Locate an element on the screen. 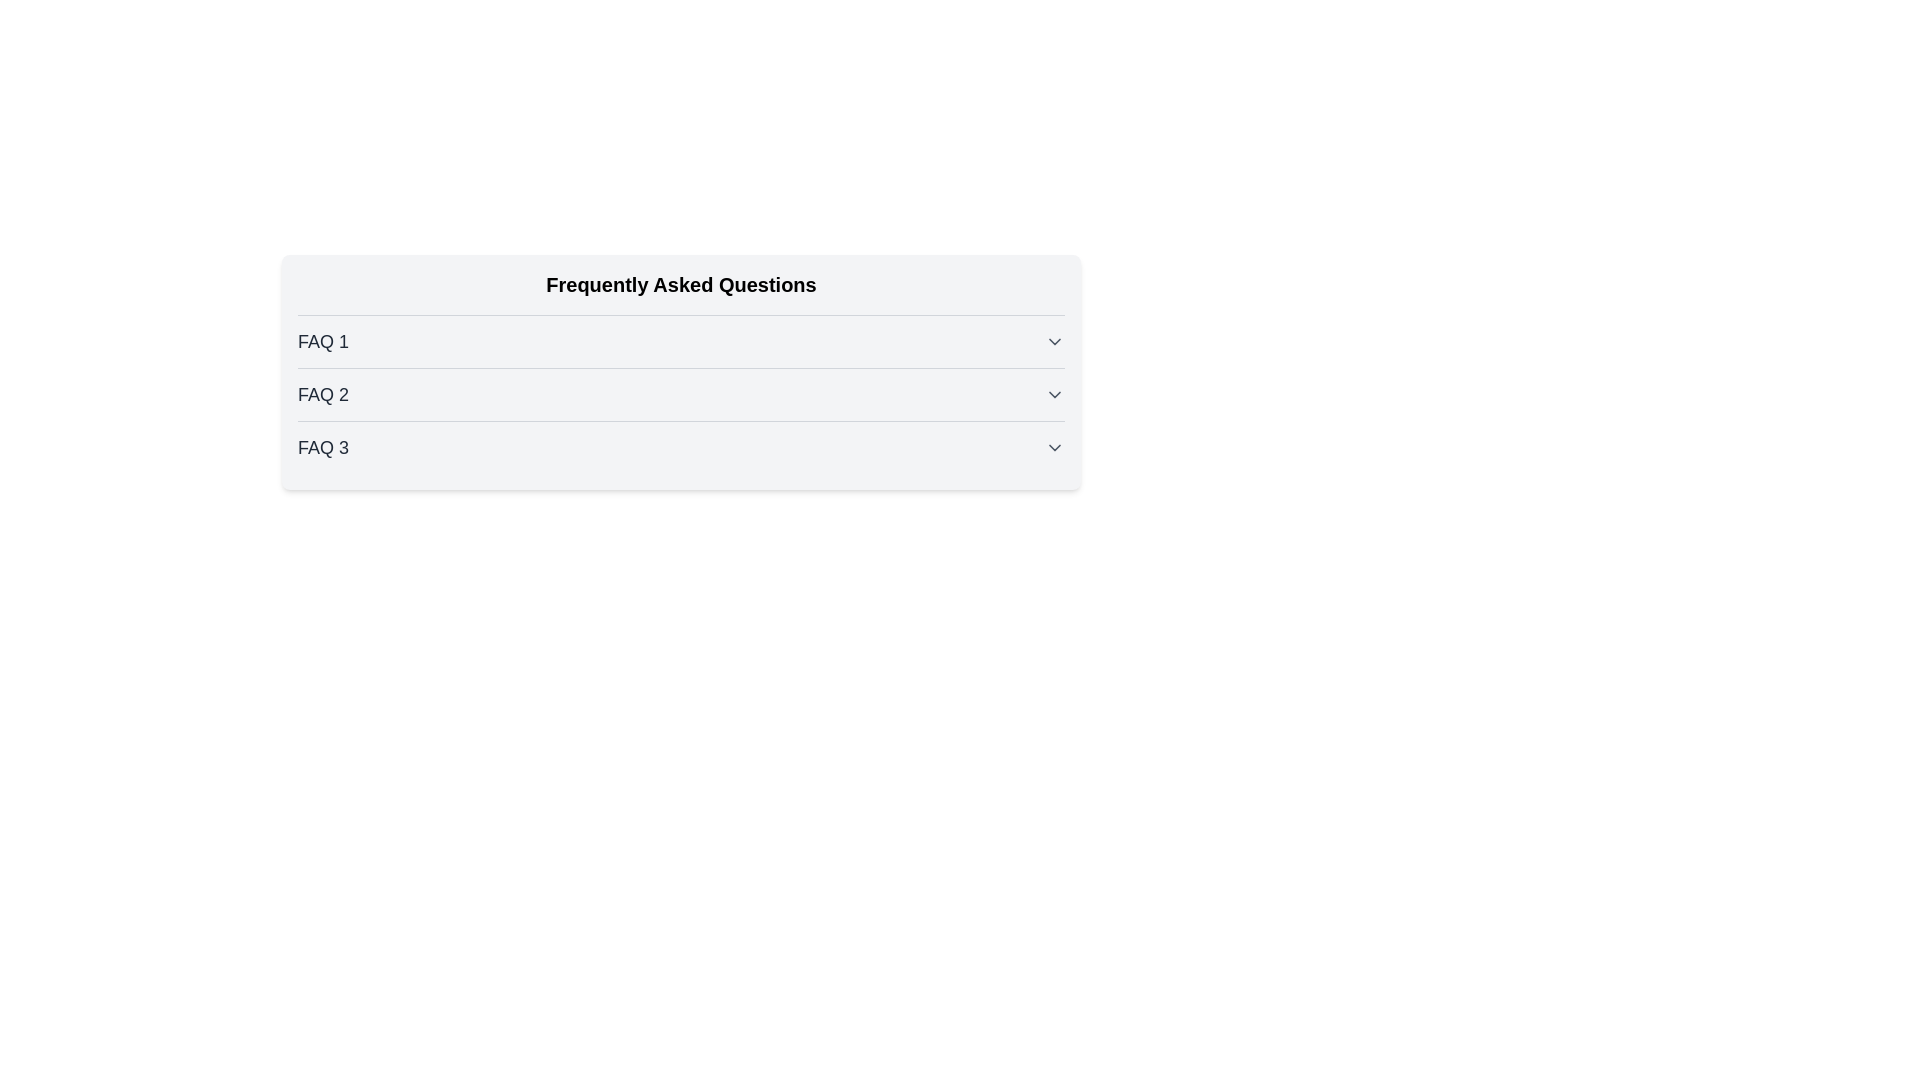  text label 'FAQ 2', which is a bold, medium-sized, dark gray text element positioned as the second item in a vertically listed structure of FAQs is located at coordinates (323, 394).